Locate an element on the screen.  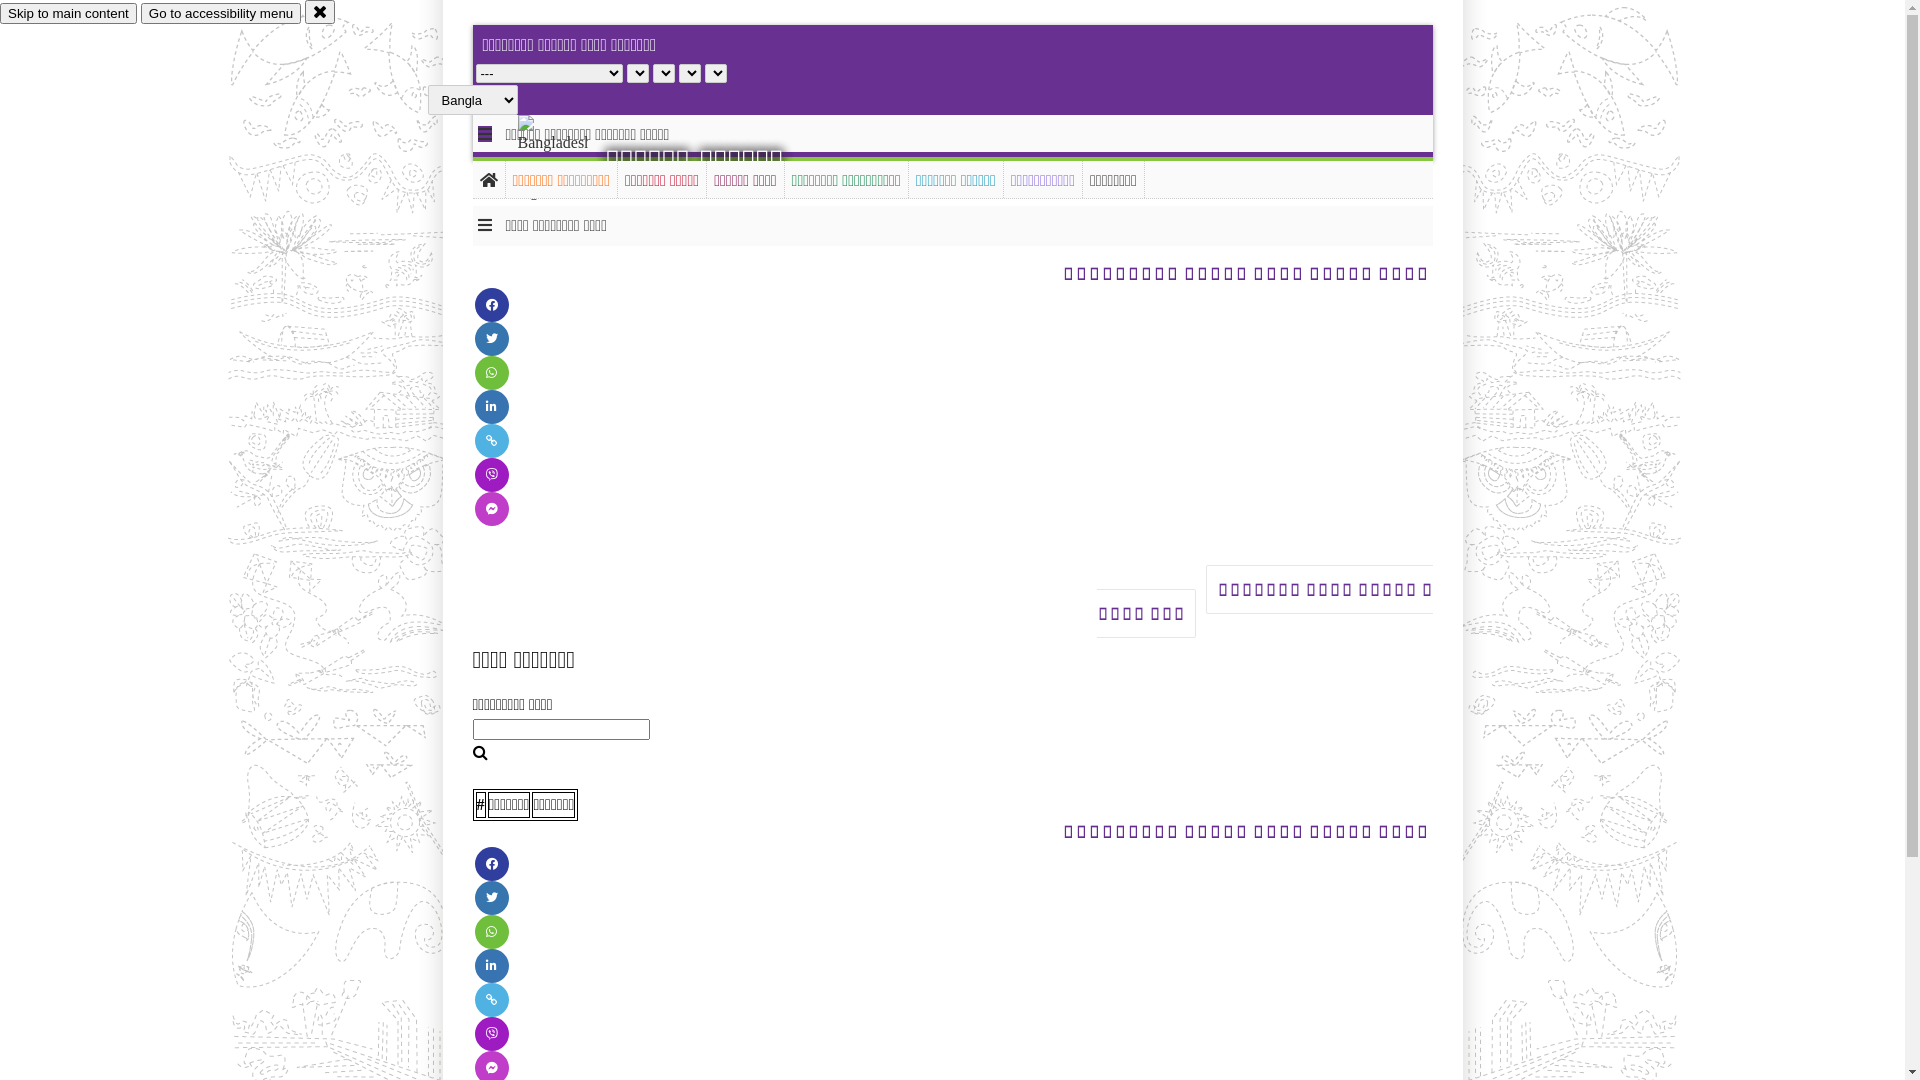
' is located at coordinates (518, 157).